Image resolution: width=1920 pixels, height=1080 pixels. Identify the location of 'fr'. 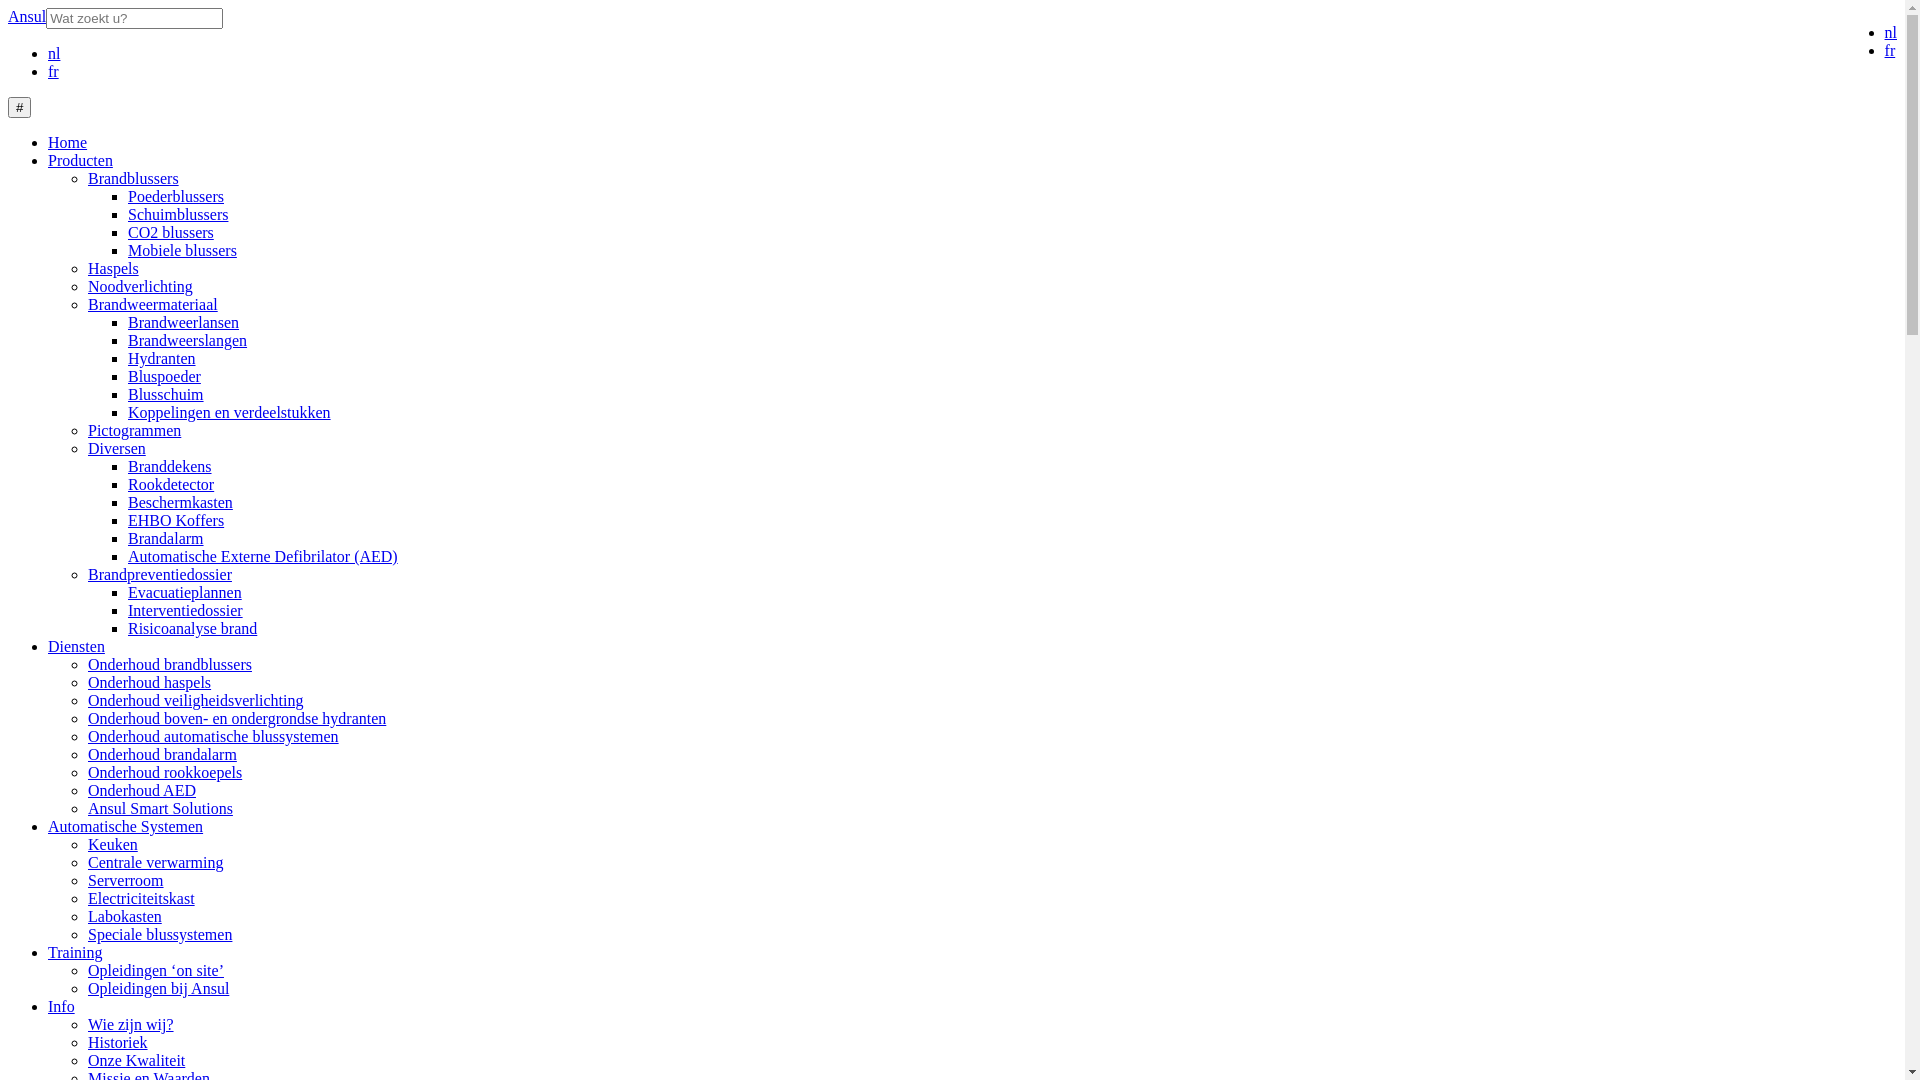
(1884, 49).